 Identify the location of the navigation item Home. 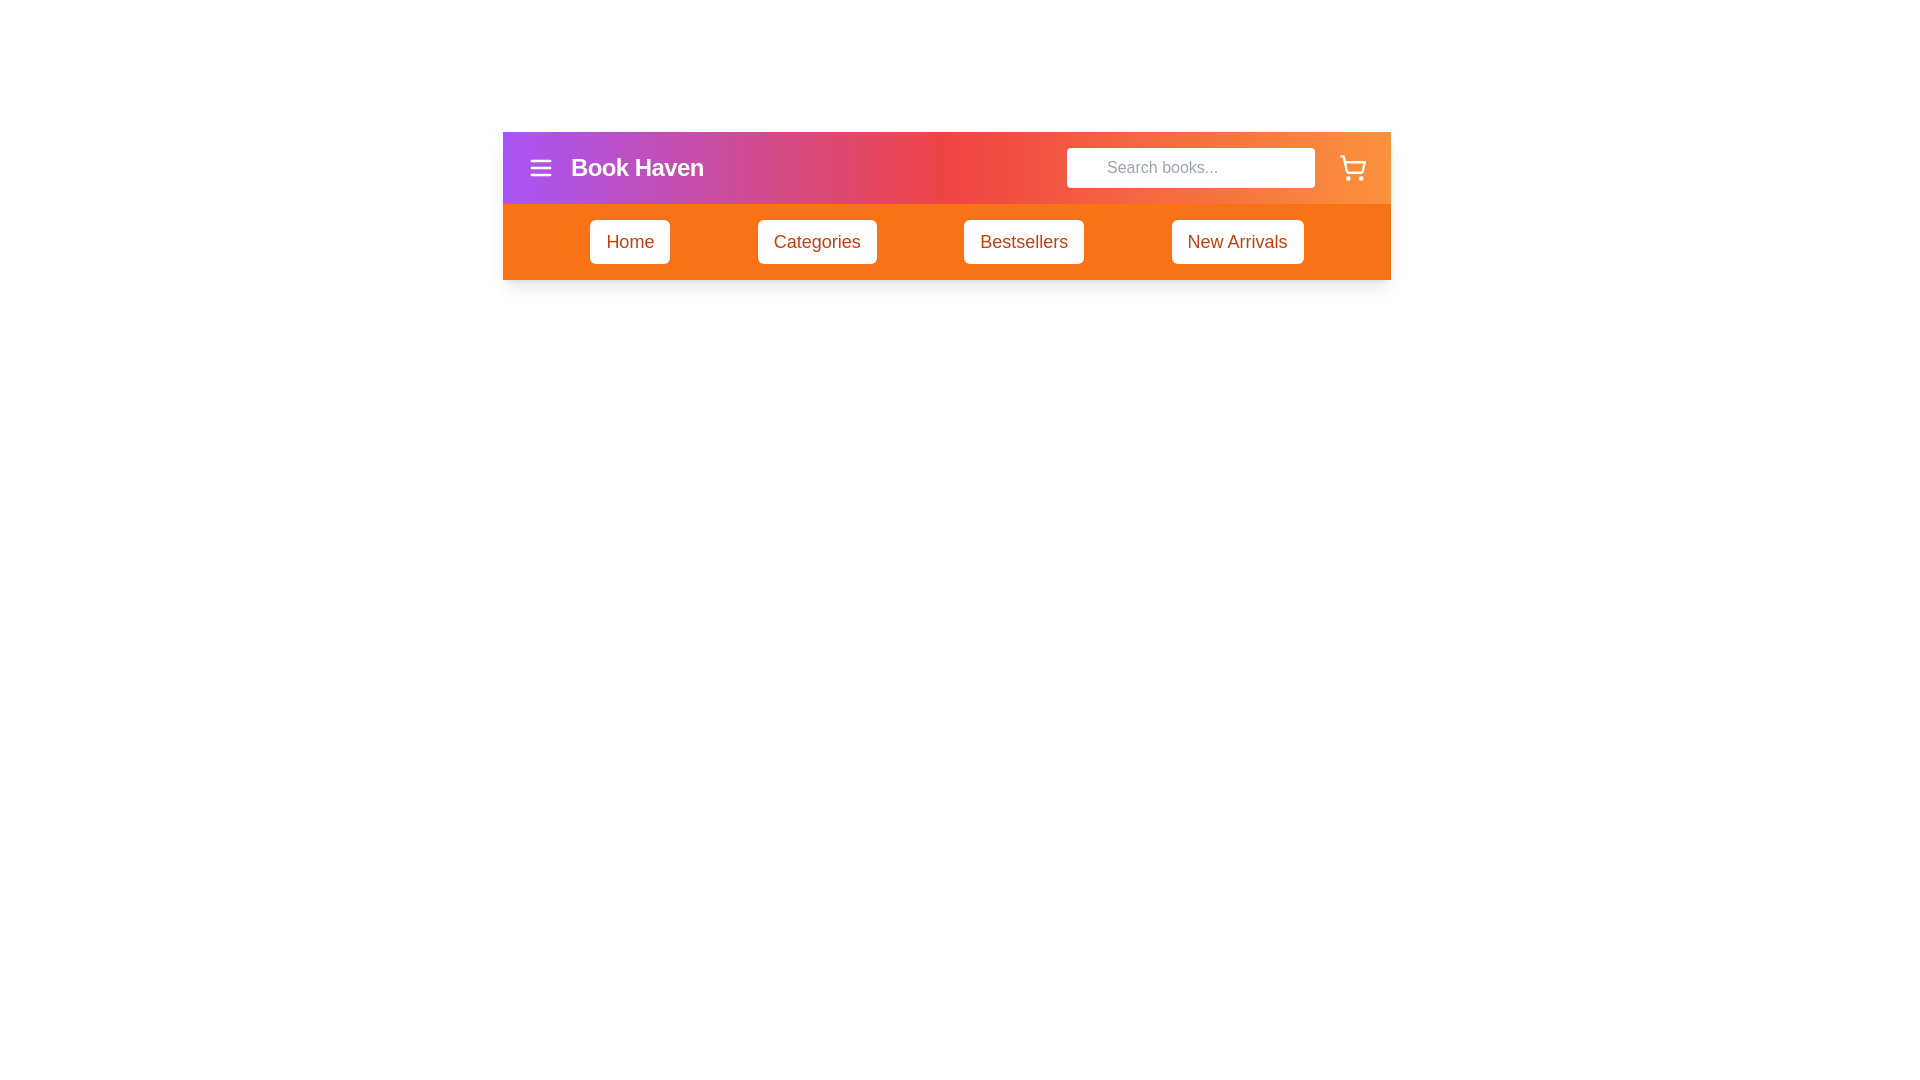
(628, 241).